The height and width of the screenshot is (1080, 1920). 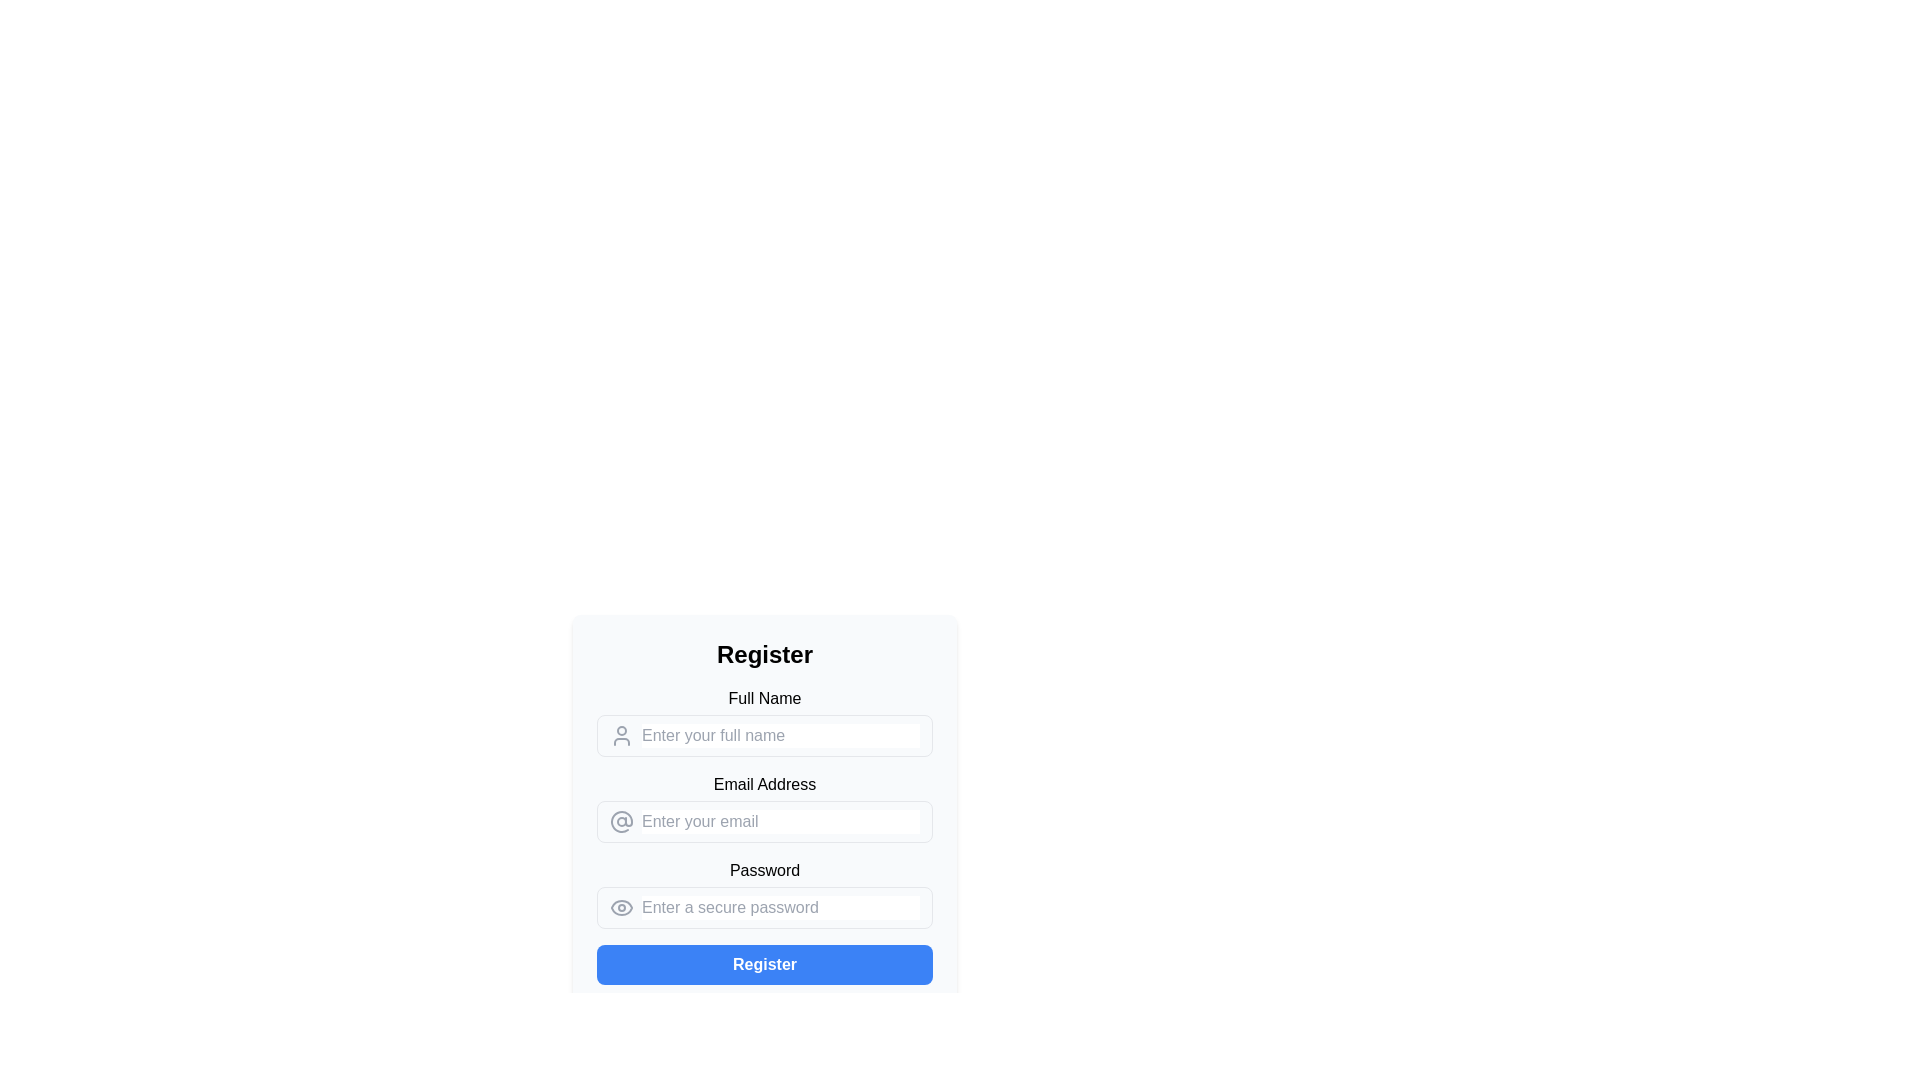 I want to click on the small gray '@' icon located to the left of the 'Enter your email' placeholder text in the email input field on the registration form, so click(x=621, y=821).